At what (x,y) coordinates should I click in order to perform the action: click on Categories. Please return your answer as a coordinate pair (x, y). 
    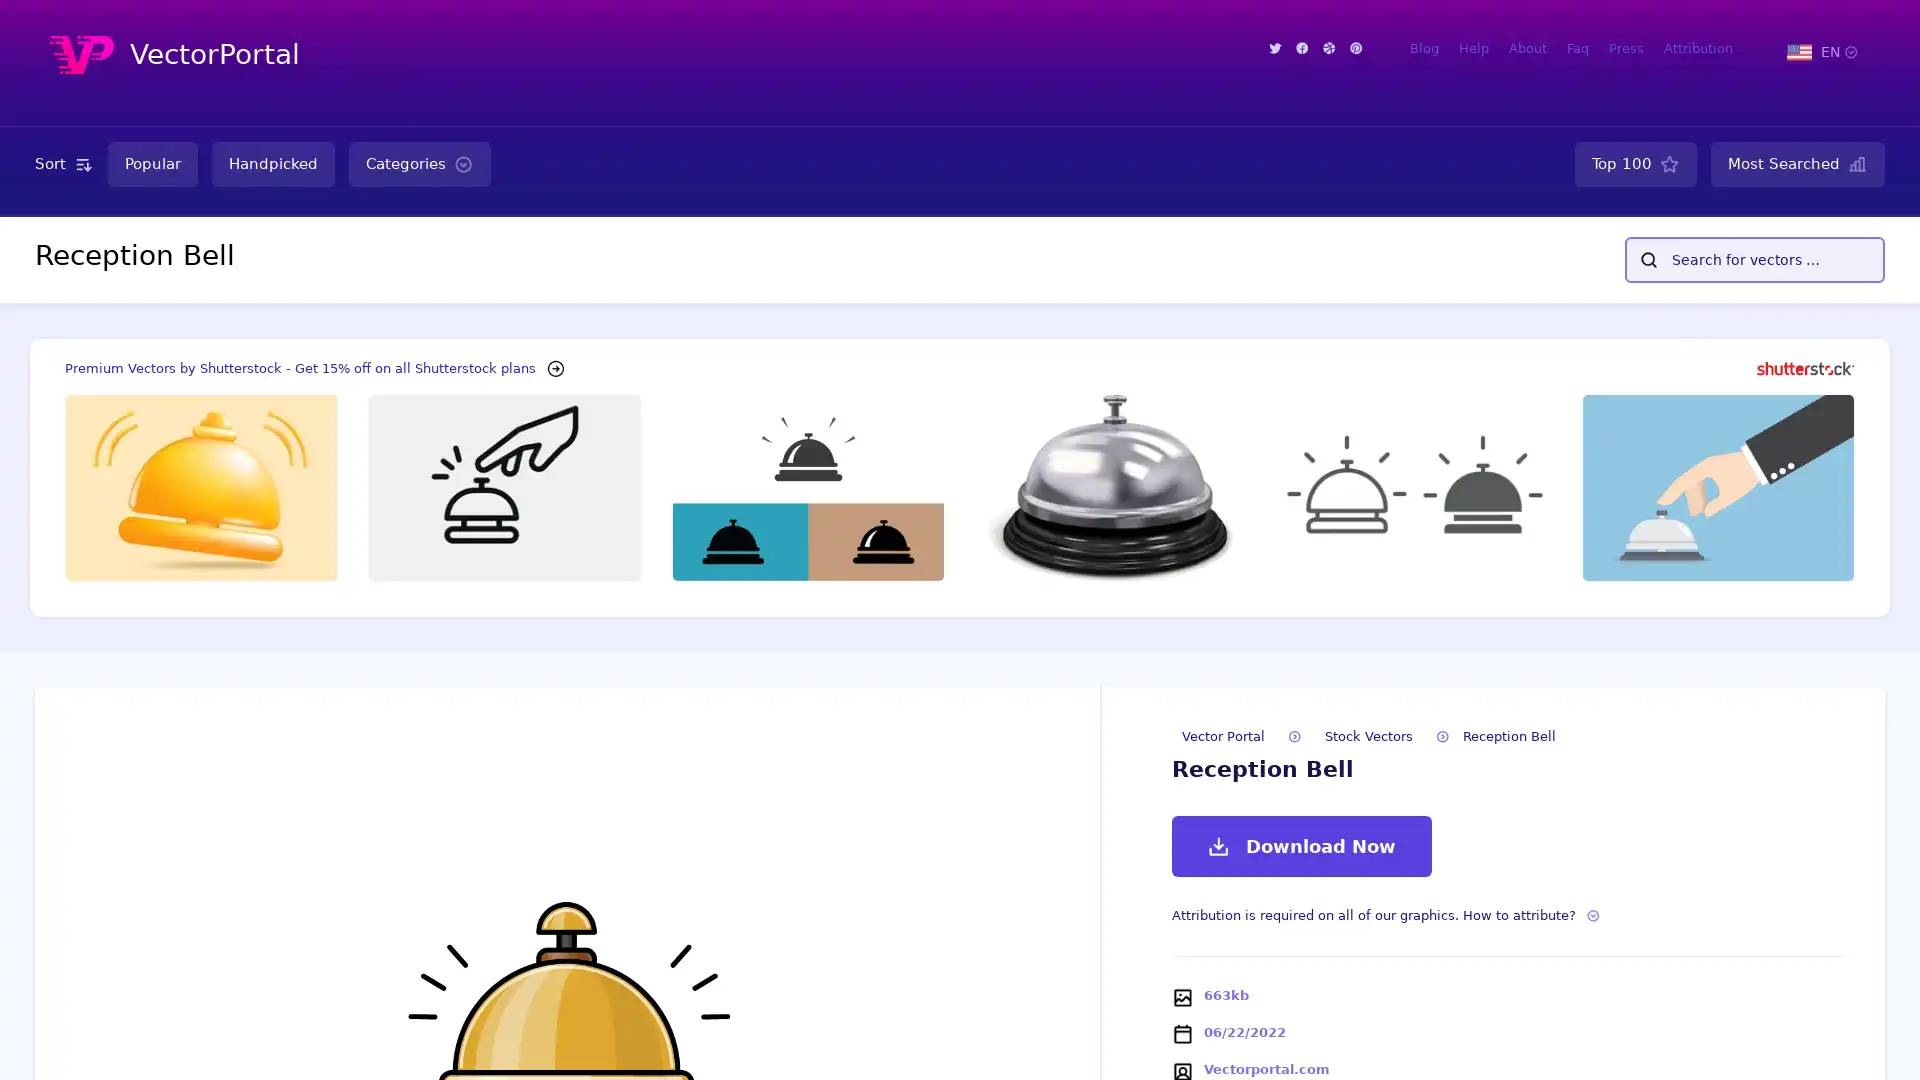
    Looking at the image, I should click on (419, 163).